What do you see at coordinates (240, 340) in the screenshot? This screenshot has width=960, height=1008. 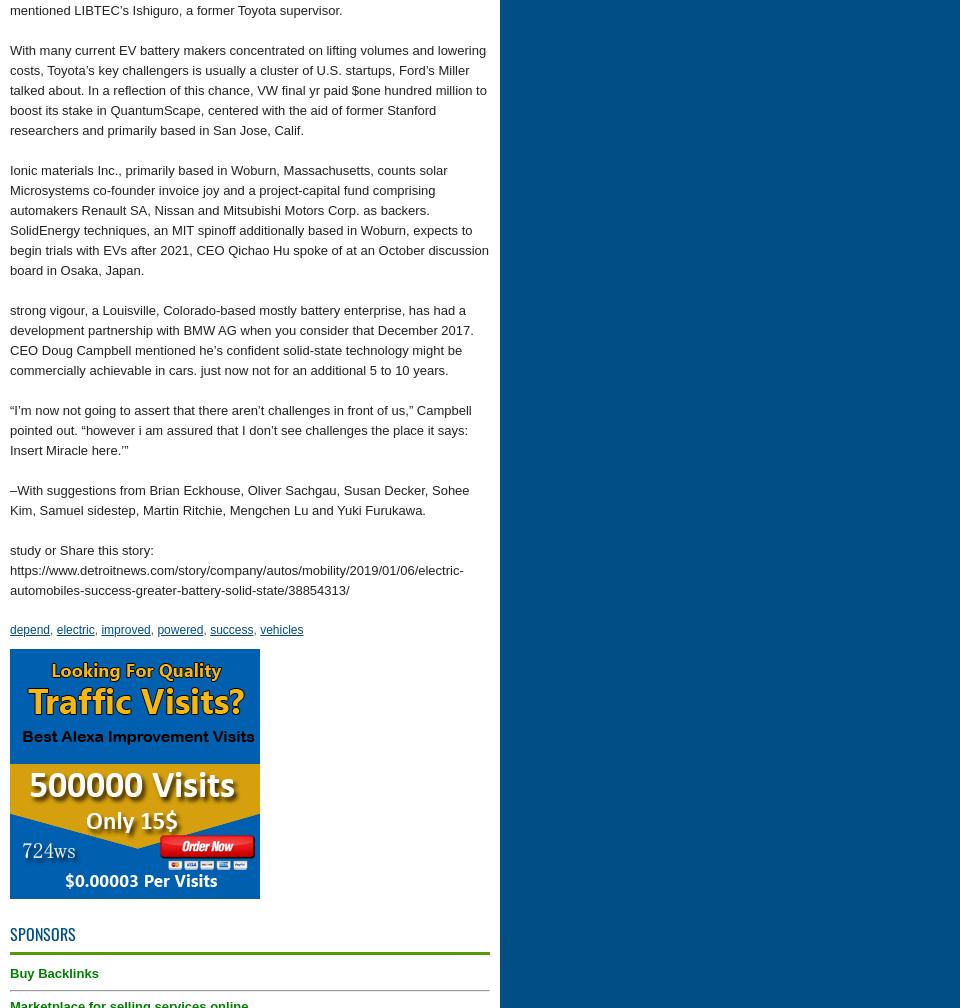 I see `'strong vigour, a Louisville, Colorado-based mostly battery enterprise, has had a development partnership with BMW AG when you consider that December 2017. CEO Doug Campbell mentioned he’s confident solid-state technology might be commercially achievable in cars. just now not for an additional 5 to 10 years.'` at bounding box center [240, 340].